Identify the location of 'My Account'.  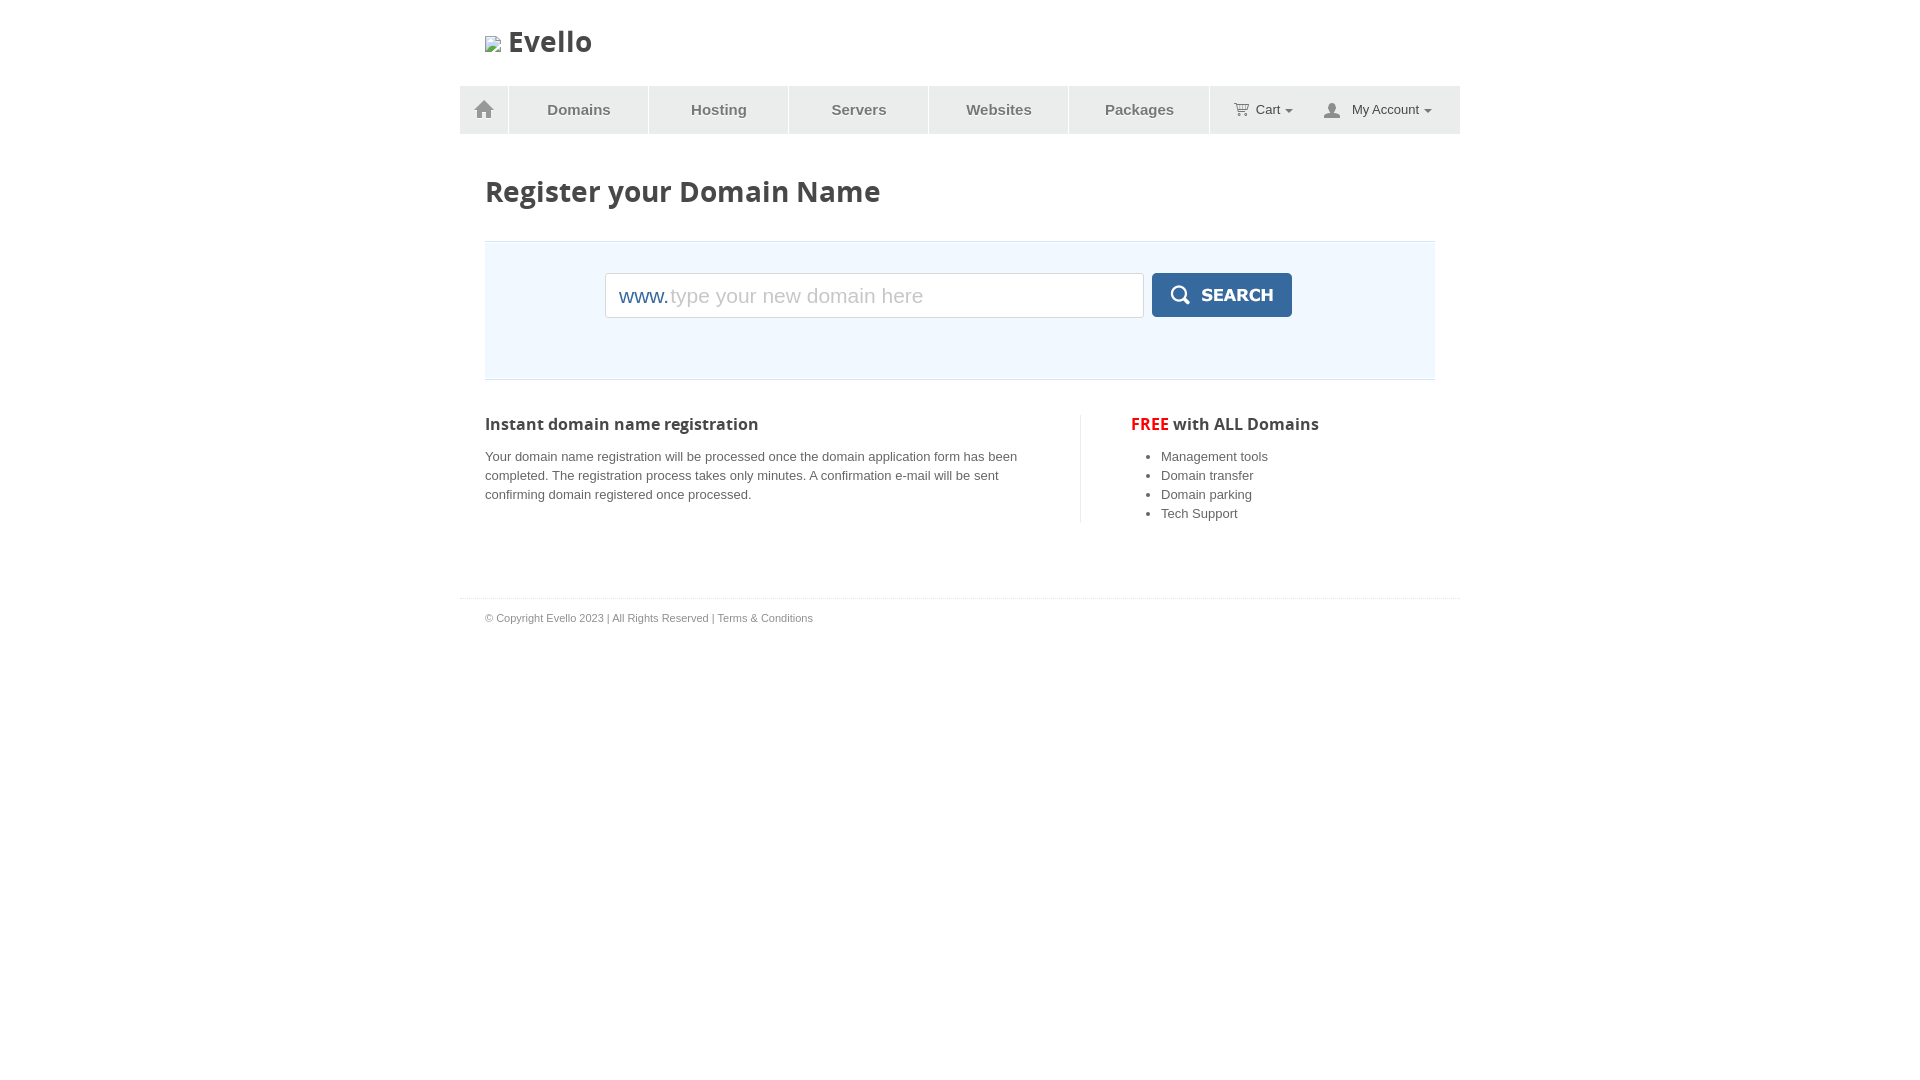
(1391, 110).